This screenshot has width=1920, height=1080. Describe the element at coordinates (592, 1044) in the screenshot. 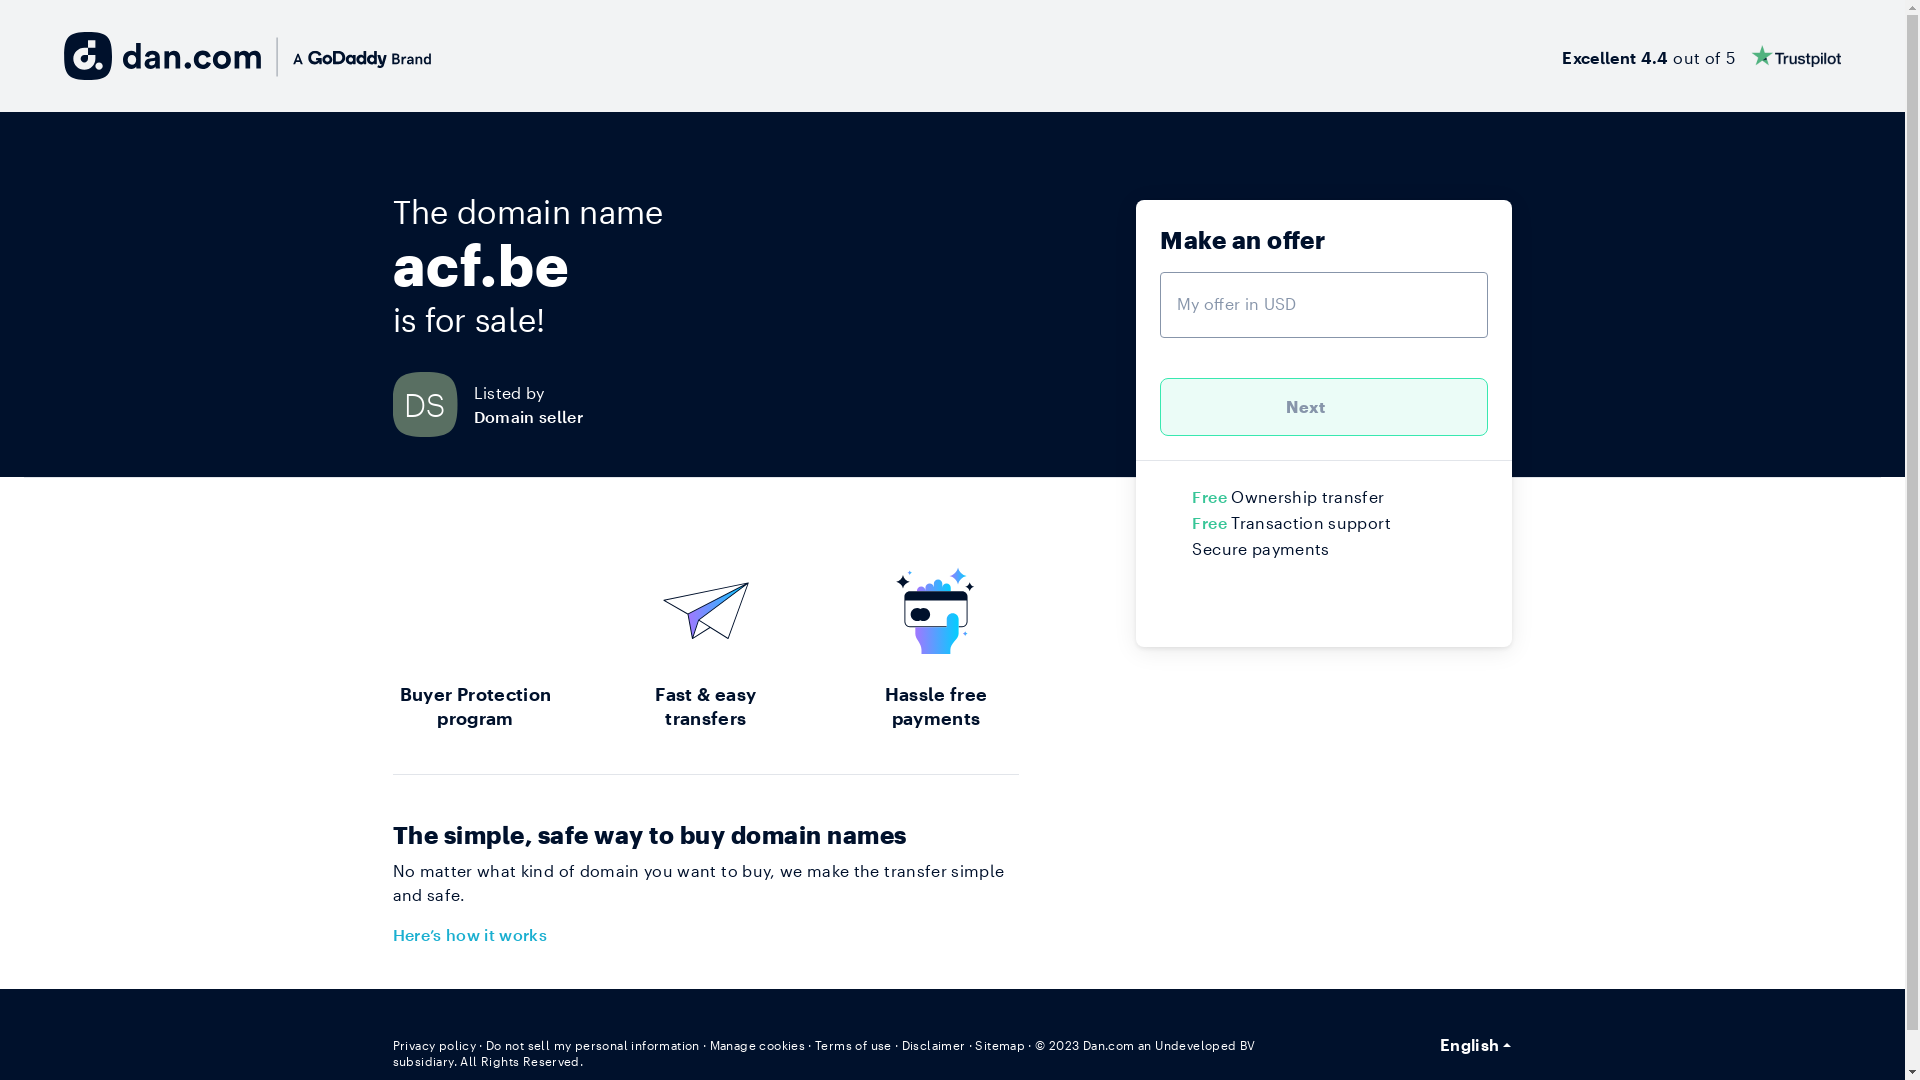

I see `'Do not sell my personal information'` at that location.